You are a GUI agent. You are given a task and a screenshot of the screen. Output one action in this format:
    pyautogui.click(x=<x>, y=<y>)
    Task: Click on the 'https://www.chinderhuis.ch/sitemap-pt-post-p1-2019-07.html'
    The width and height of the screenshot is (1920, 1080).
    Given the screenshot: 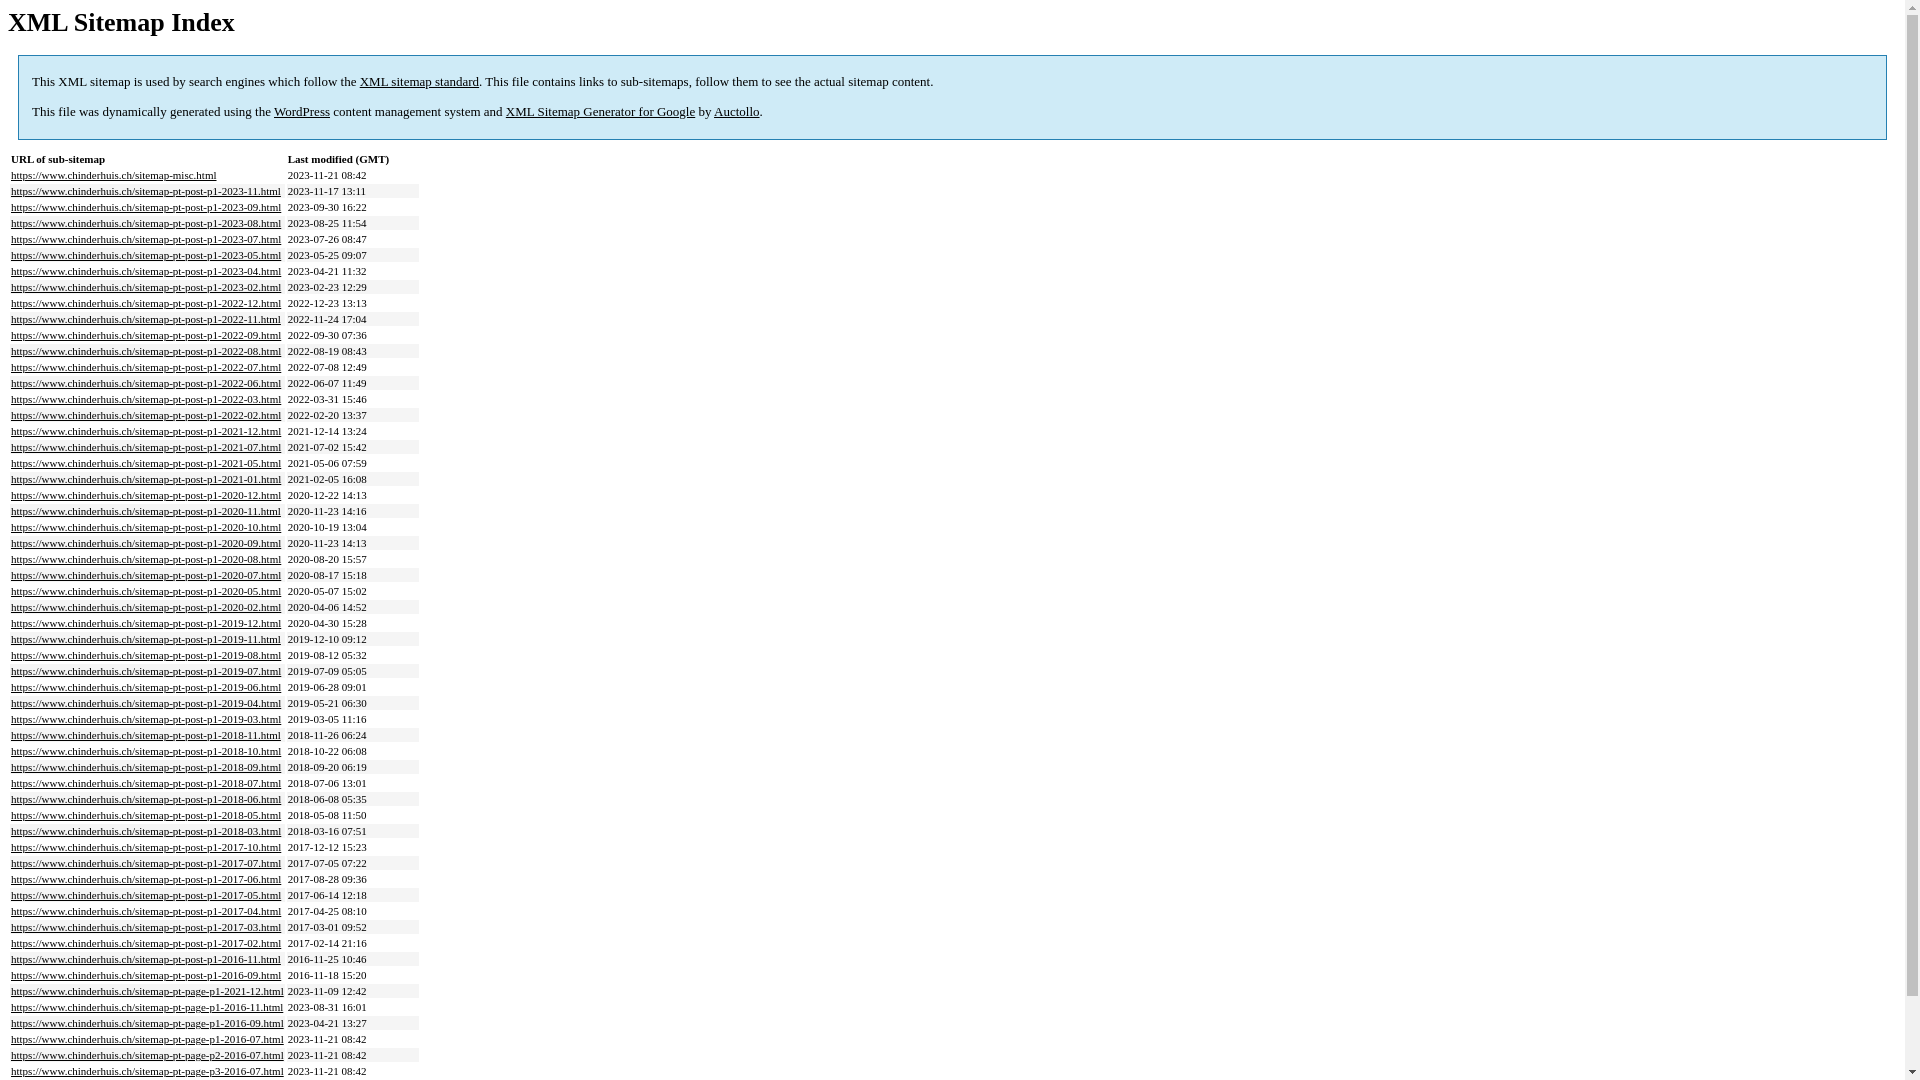 What is the action you would take?
    pyautogui.click(x=144, y=671)
    